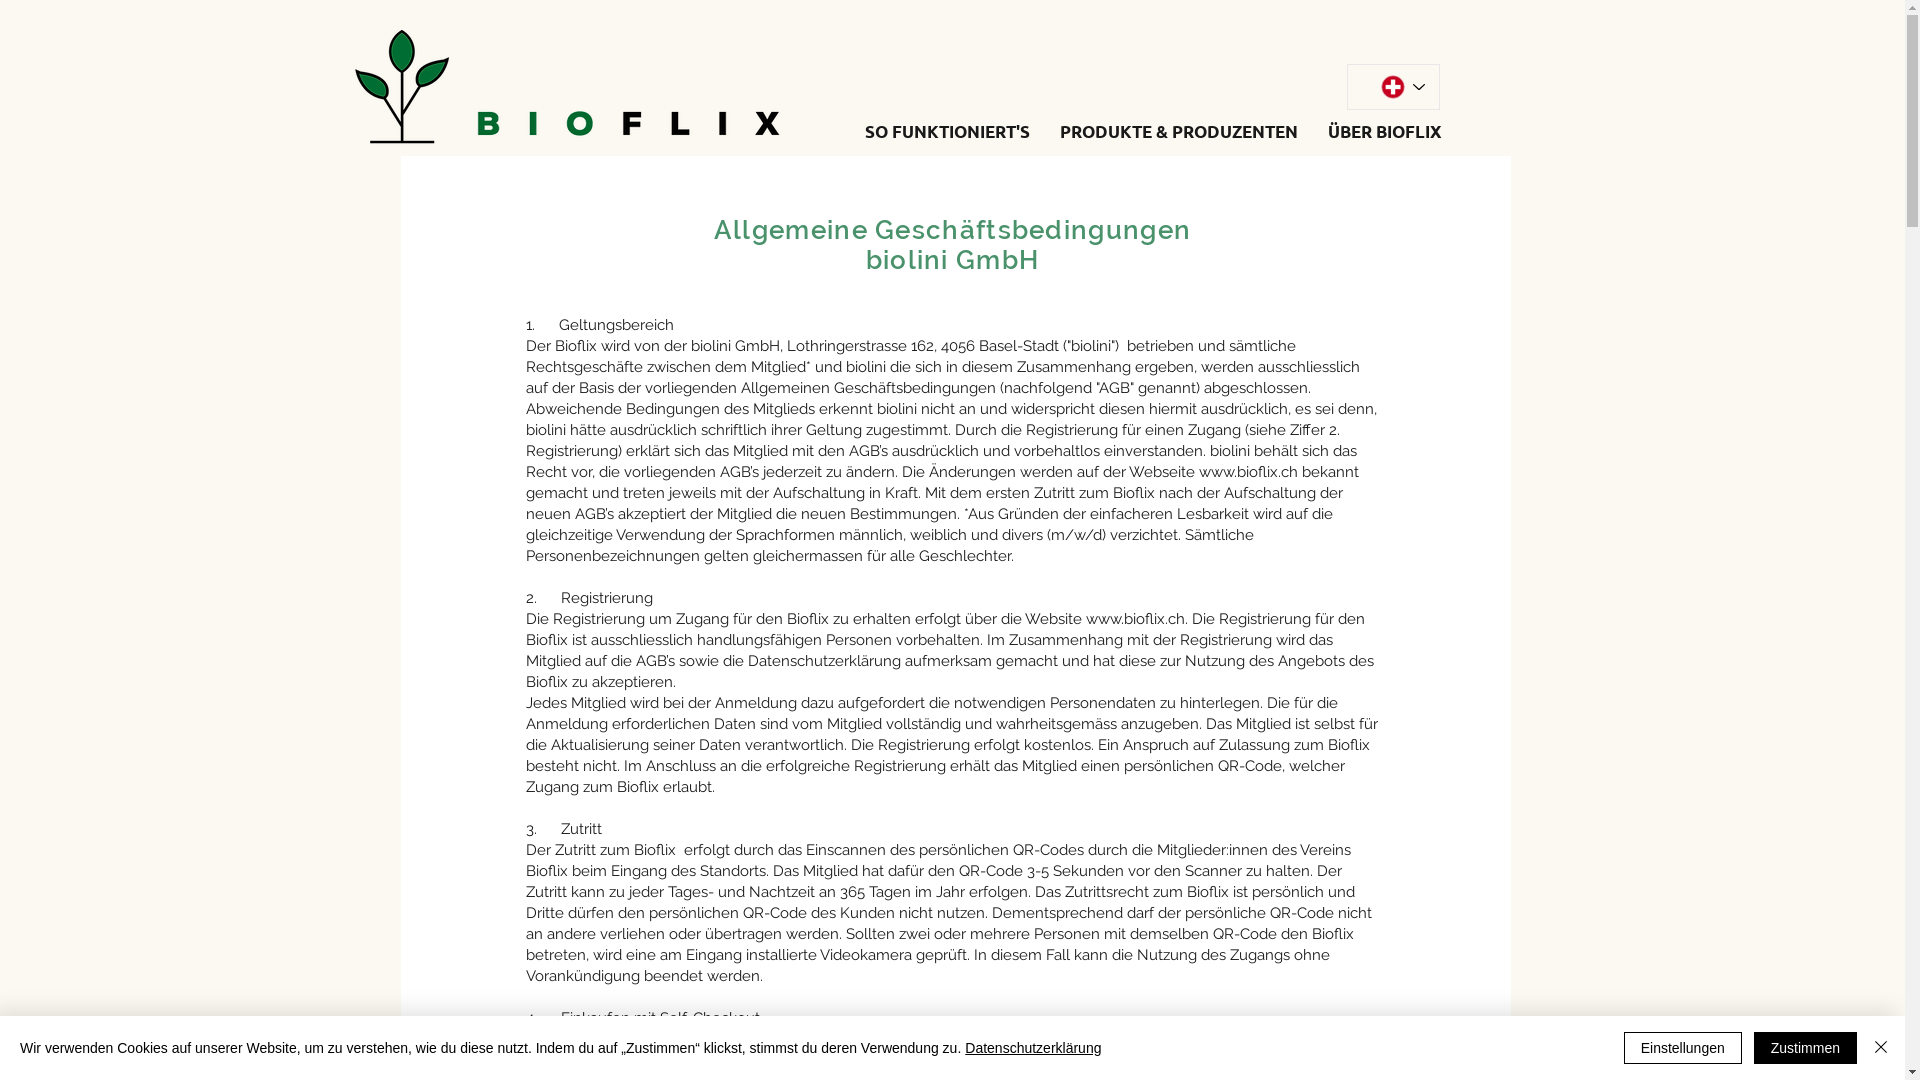 This screenshot has height=1080, width=1920. Describe the element at coordinates (946, 130) in the screenshot. I see `'SO FUNKTIONIERT'S'` at that location.